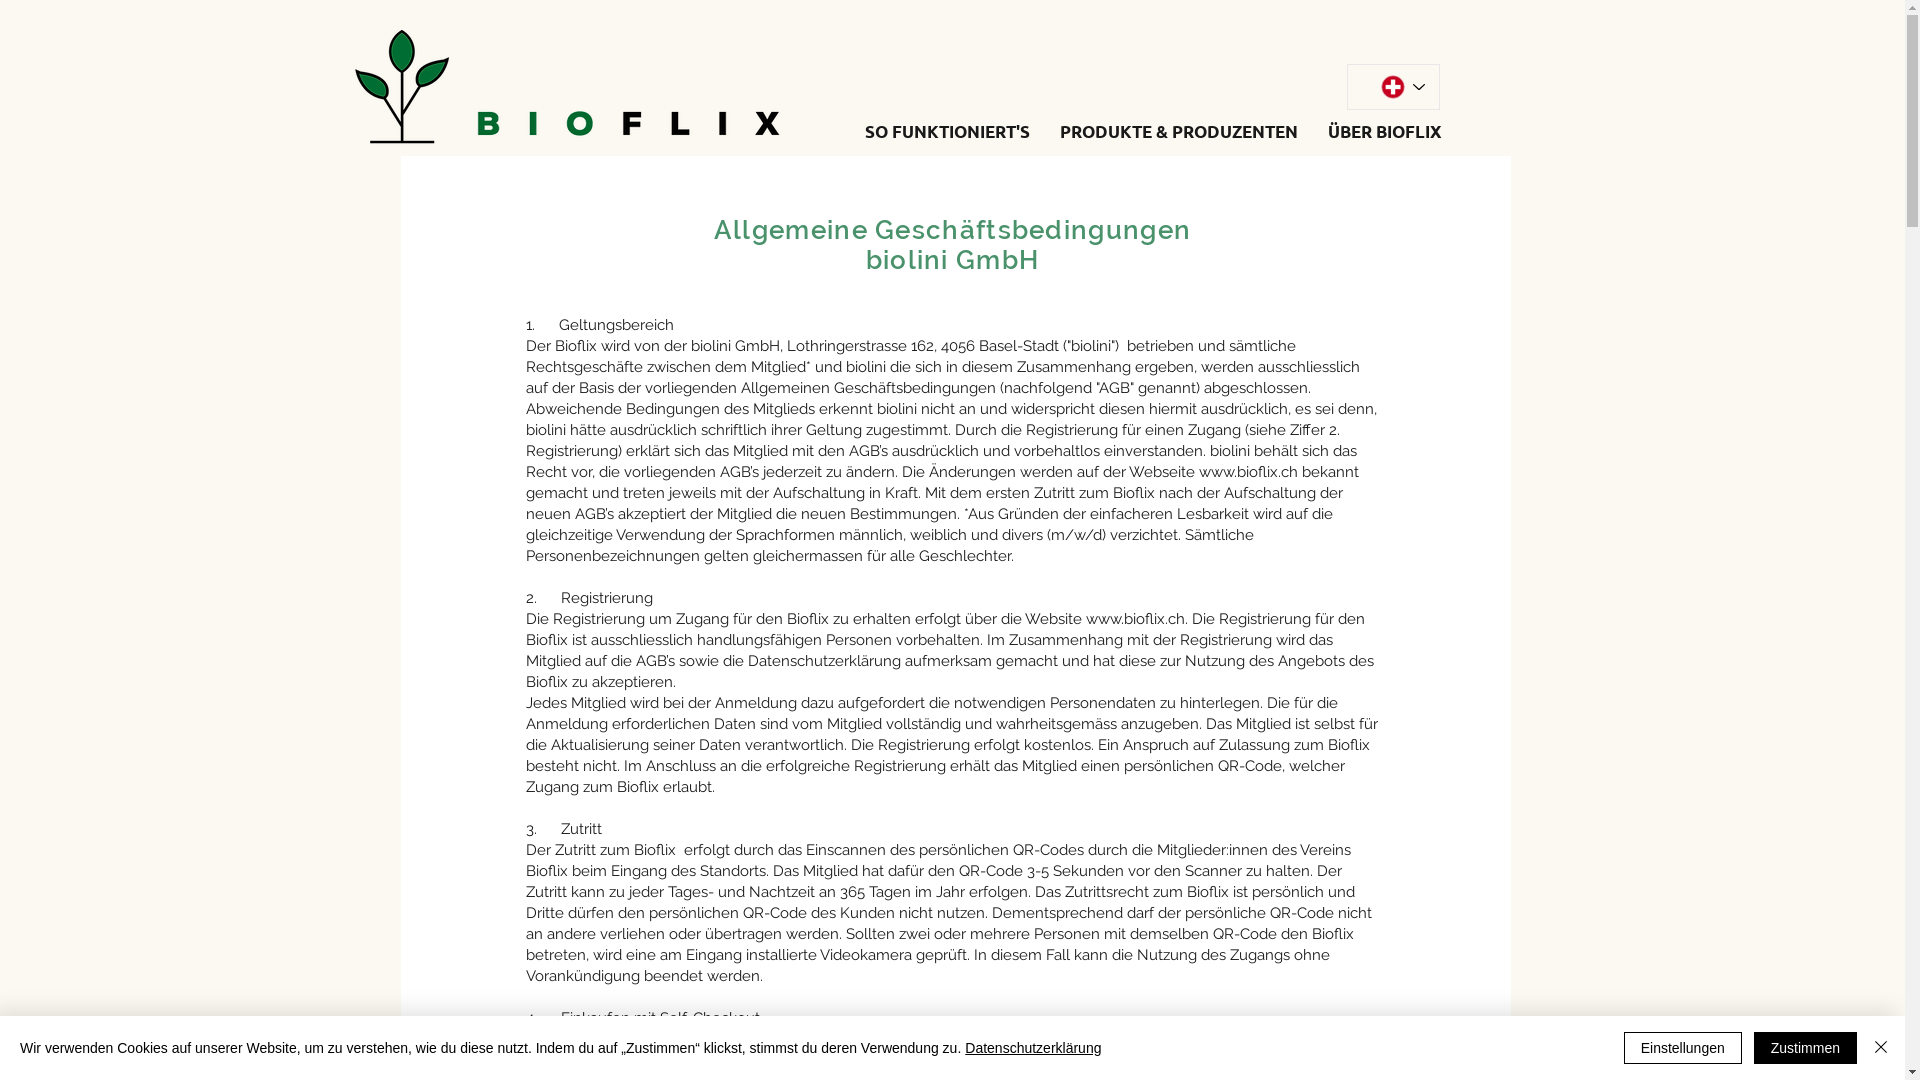 This screenshot has height=1080, width=1920. Describe the element at coordinates (946, 130) in the screenshot. I see `'SO FUNKTIONIERT'S'` at that location.